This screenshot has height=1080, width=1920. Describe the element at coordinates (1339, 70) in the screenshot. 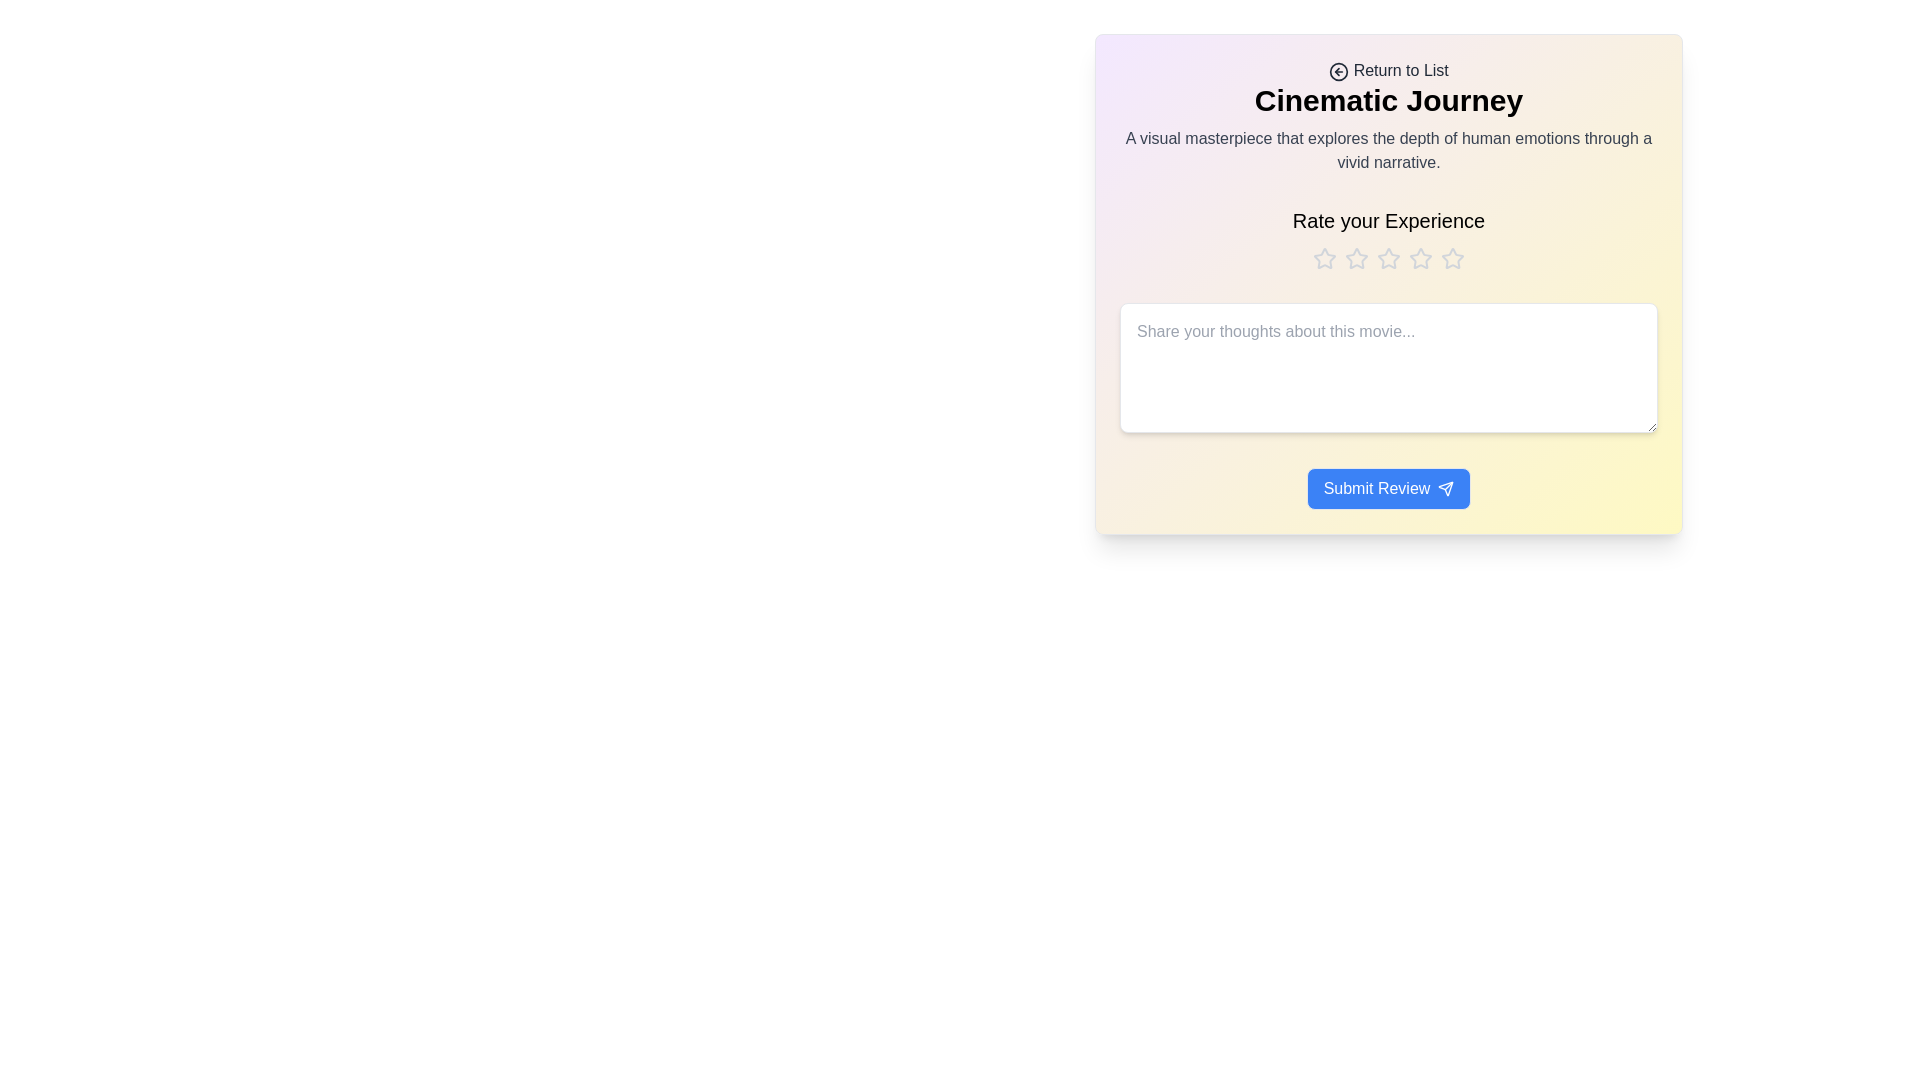

I see `the circular graphic with a red diamond associated with the 'Return to List' button located in the top-left corner of the card` at that location.